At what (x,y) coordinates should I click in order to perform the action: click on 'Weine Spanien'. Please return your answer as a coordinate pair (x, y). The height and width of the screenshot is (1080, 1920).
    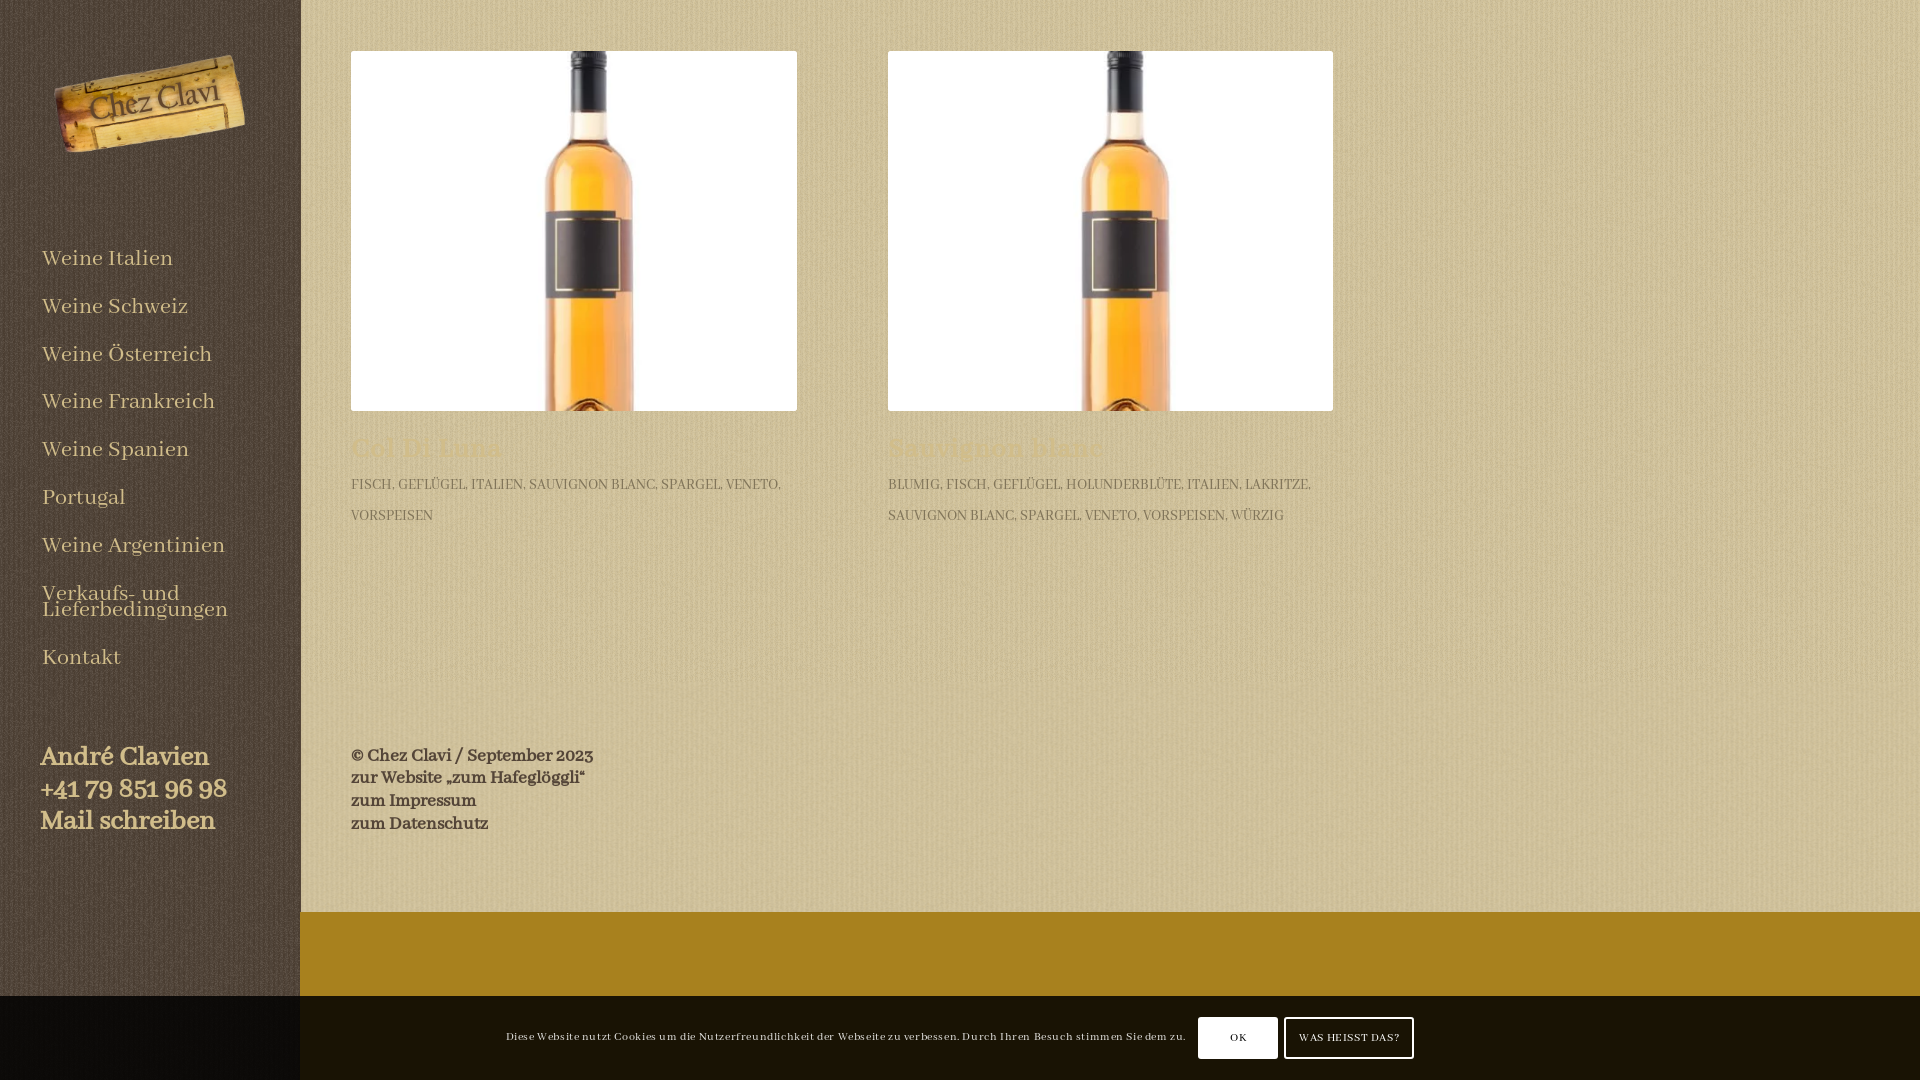
    Looking at the image, I should click on (148, 451).